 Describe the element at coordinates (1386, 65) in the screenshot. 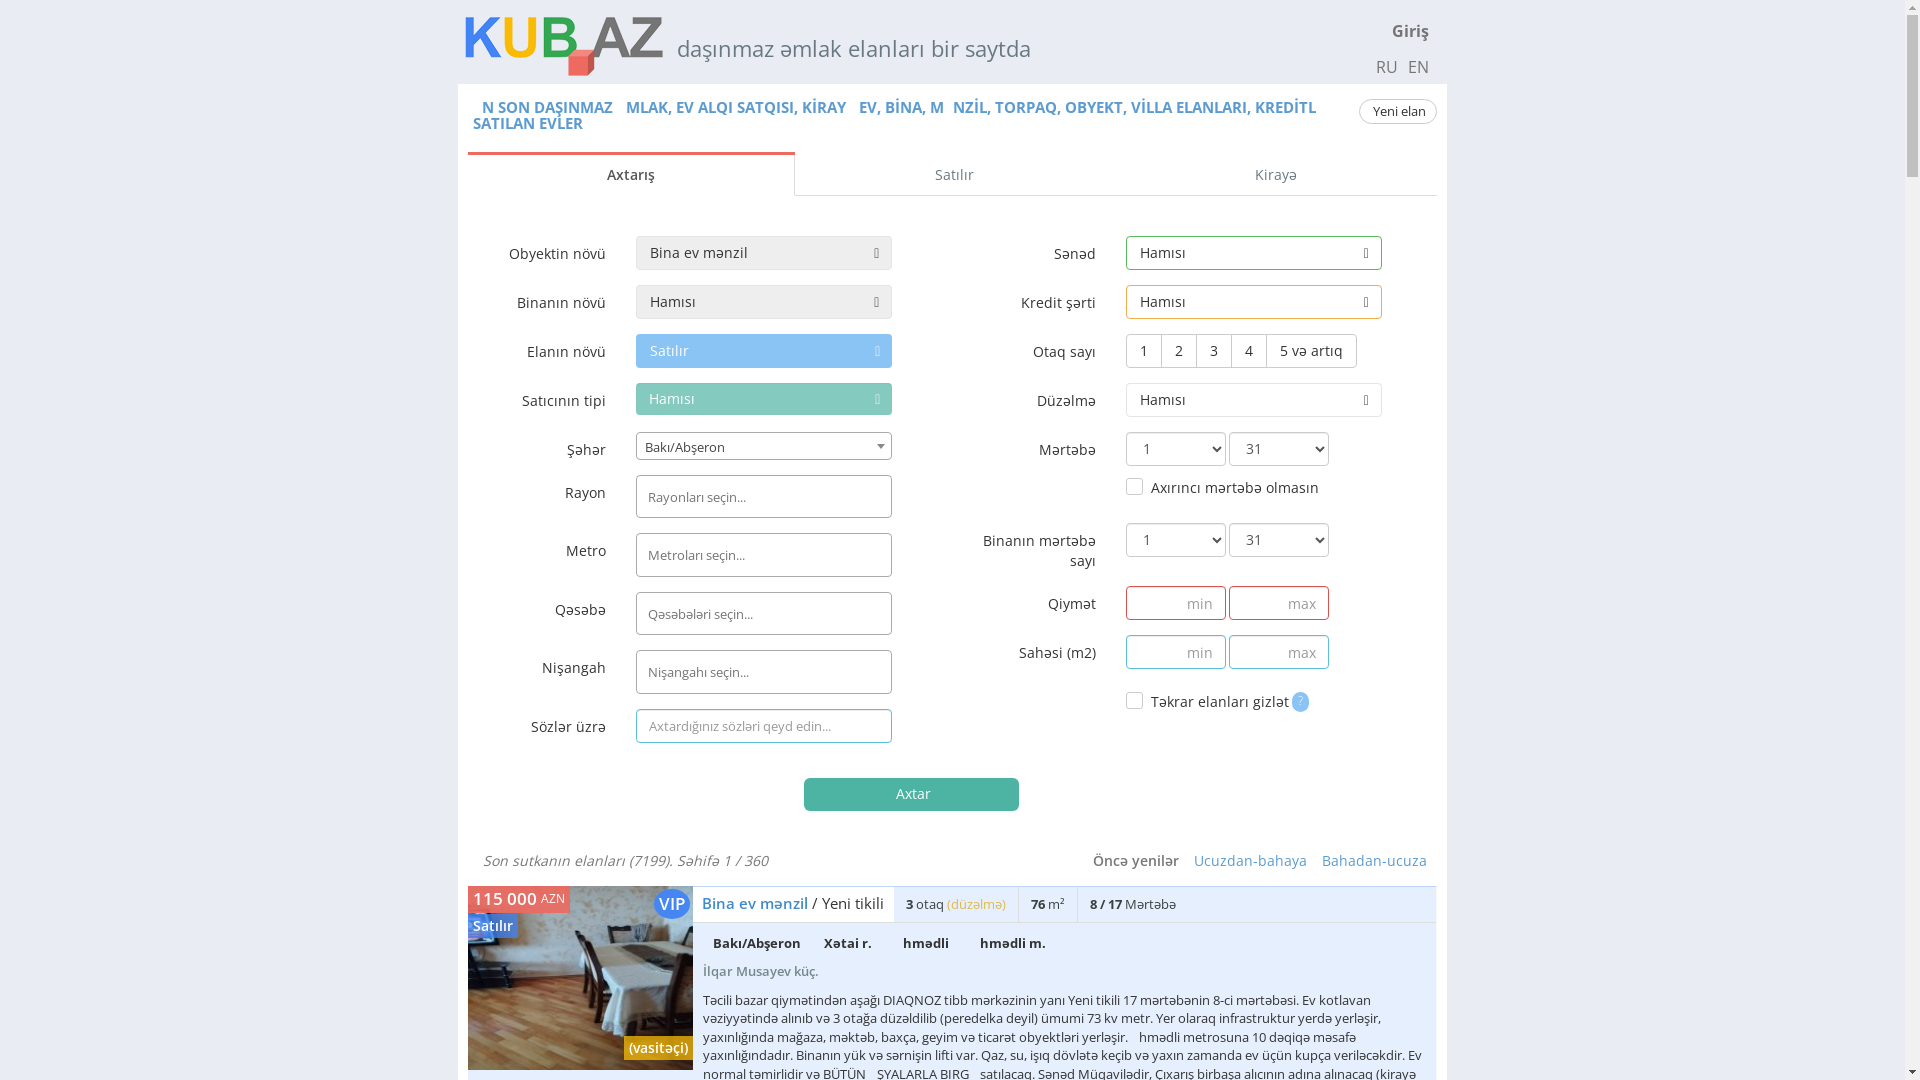

I see `'RU'` at that location.